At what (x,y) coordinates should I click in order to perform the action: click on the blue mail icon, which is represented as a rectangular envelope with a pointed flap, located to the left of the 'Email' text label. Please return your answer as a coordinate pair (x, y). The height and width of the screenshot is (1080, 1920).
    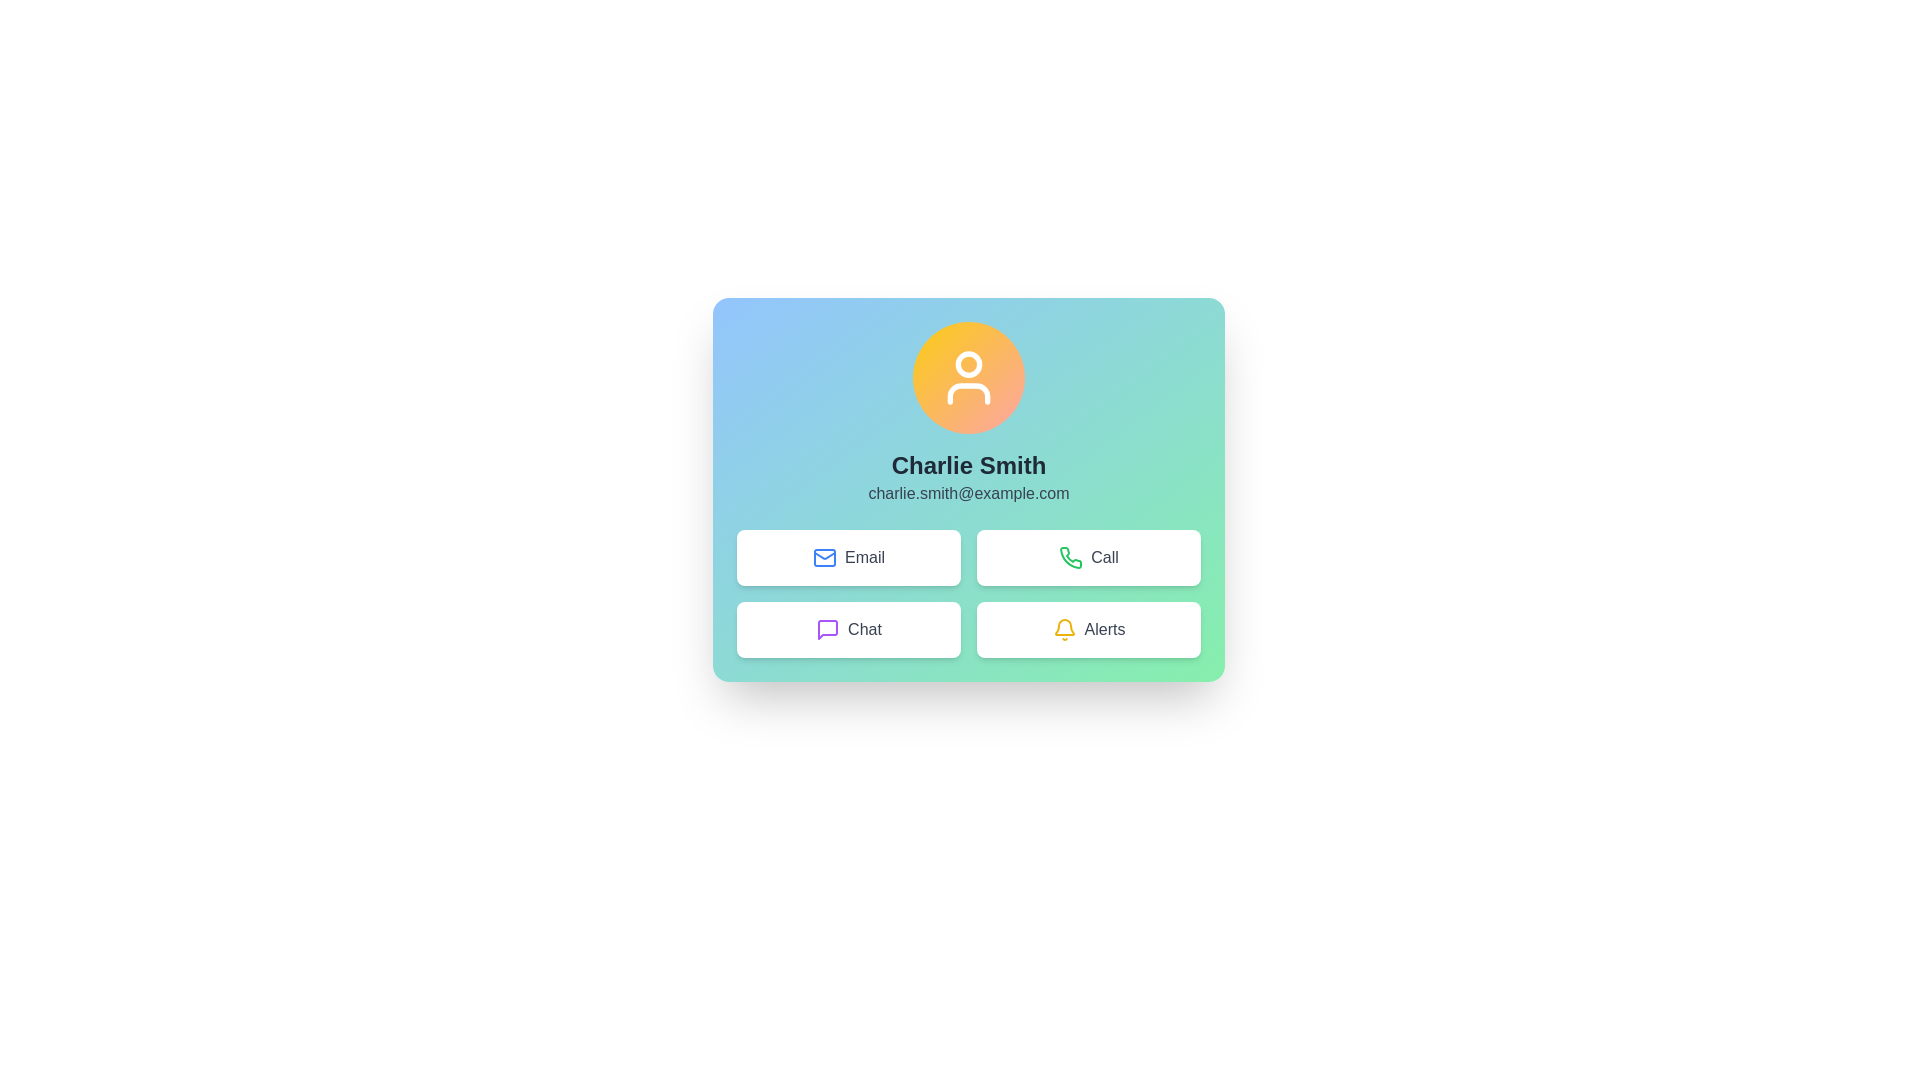
    Looking at the image, I should click on (825, 558).